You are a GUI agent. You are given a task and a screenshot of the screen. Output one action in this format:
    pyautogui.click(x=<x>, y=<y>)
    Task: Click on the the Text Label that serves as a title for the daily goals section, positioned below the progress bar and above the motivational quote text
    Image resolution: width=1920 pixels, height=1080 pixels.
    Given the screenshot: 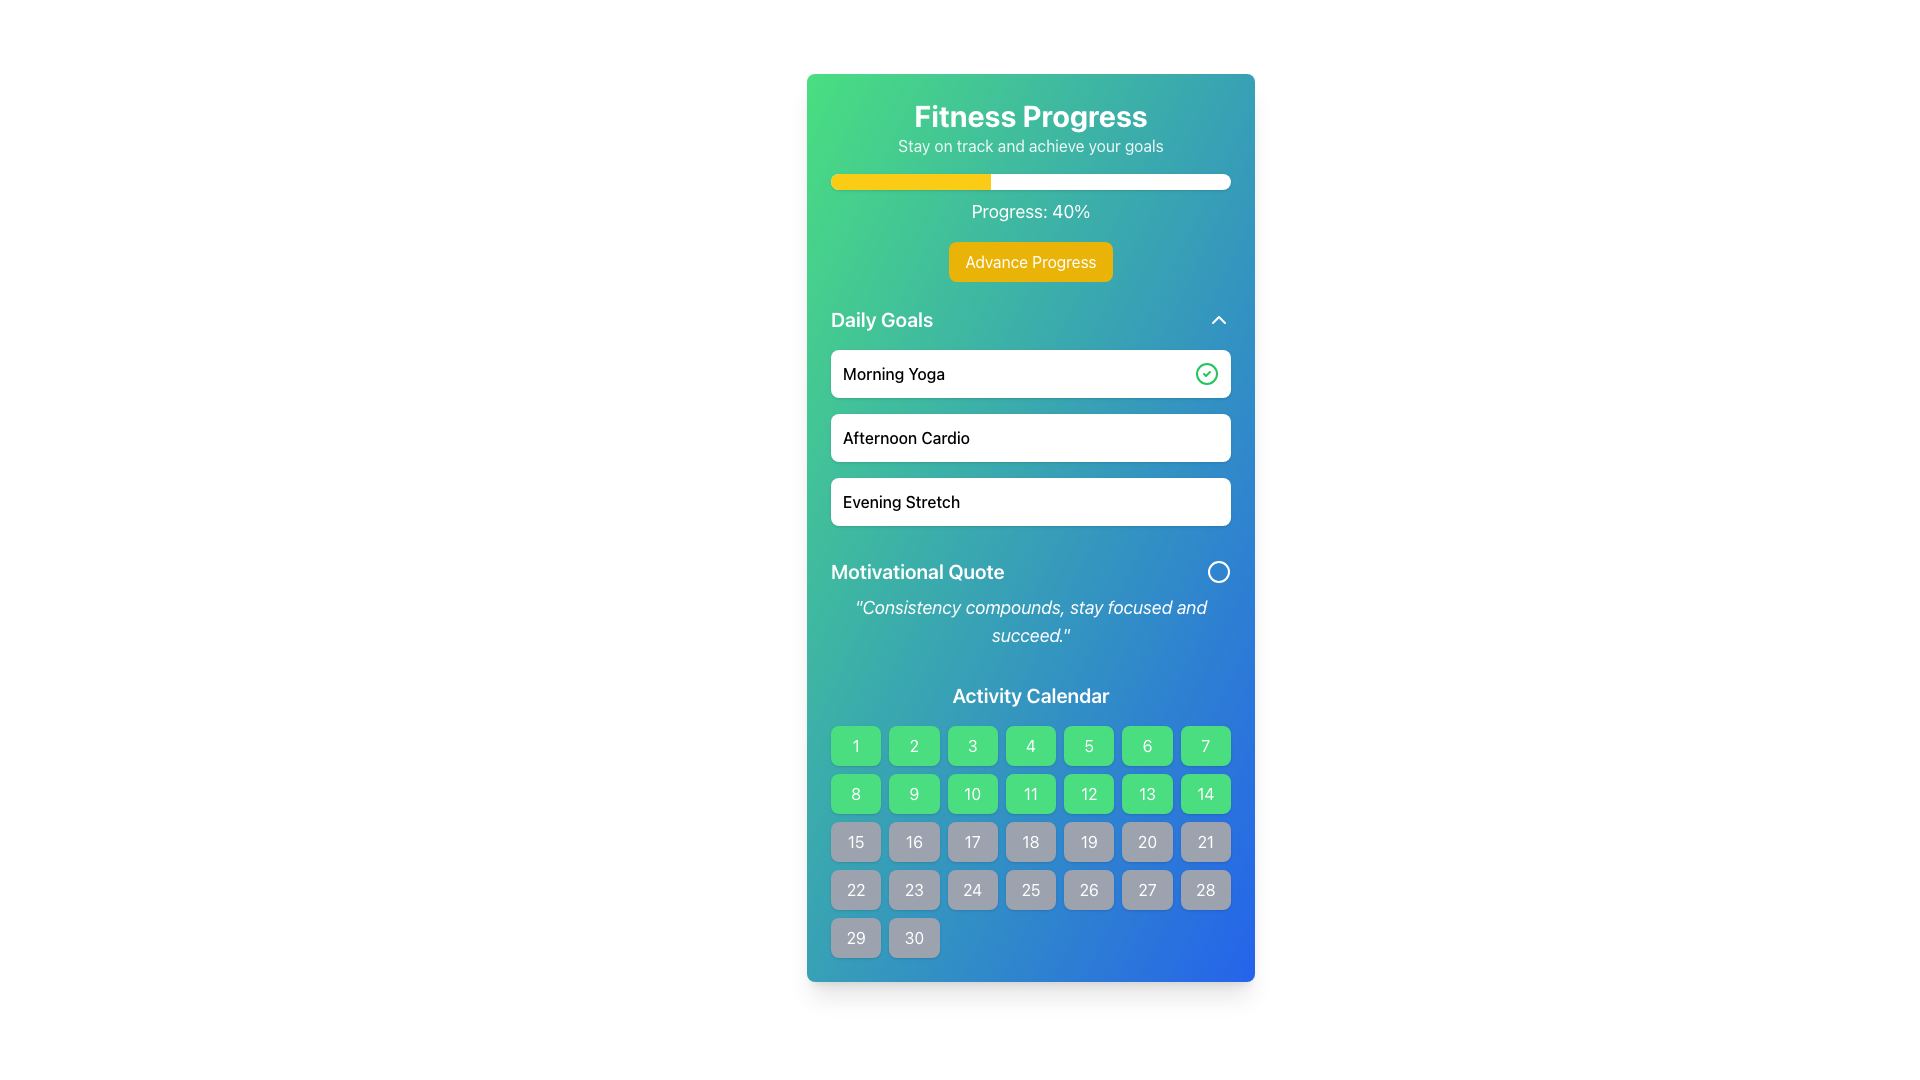 What is the action you would take?
    pyautogui.click(x=881, y=319)
    